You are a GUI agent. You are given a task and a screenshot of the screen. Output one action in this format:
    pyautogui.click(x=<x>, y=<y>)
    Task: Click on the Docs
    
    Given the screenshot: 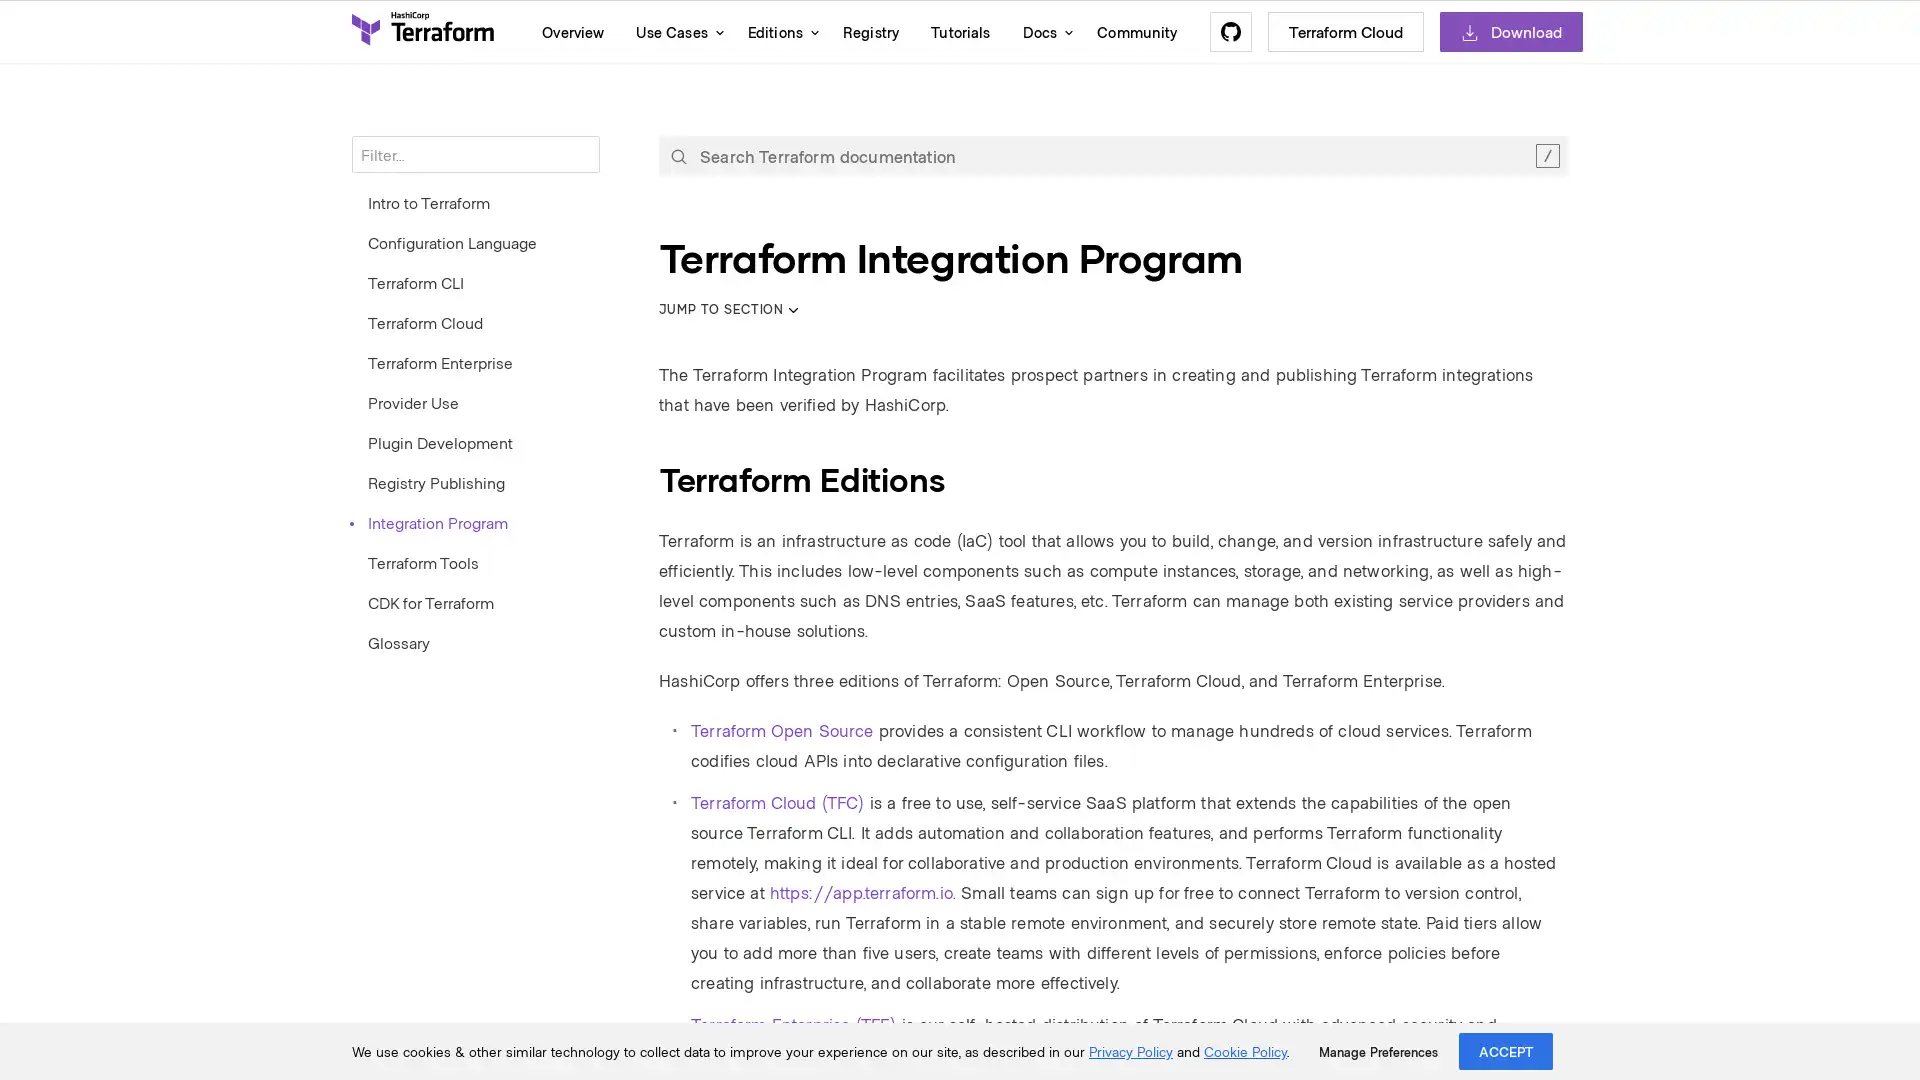 What is the action you would take?
    pyautogui.click(x=1042, y=31)
    